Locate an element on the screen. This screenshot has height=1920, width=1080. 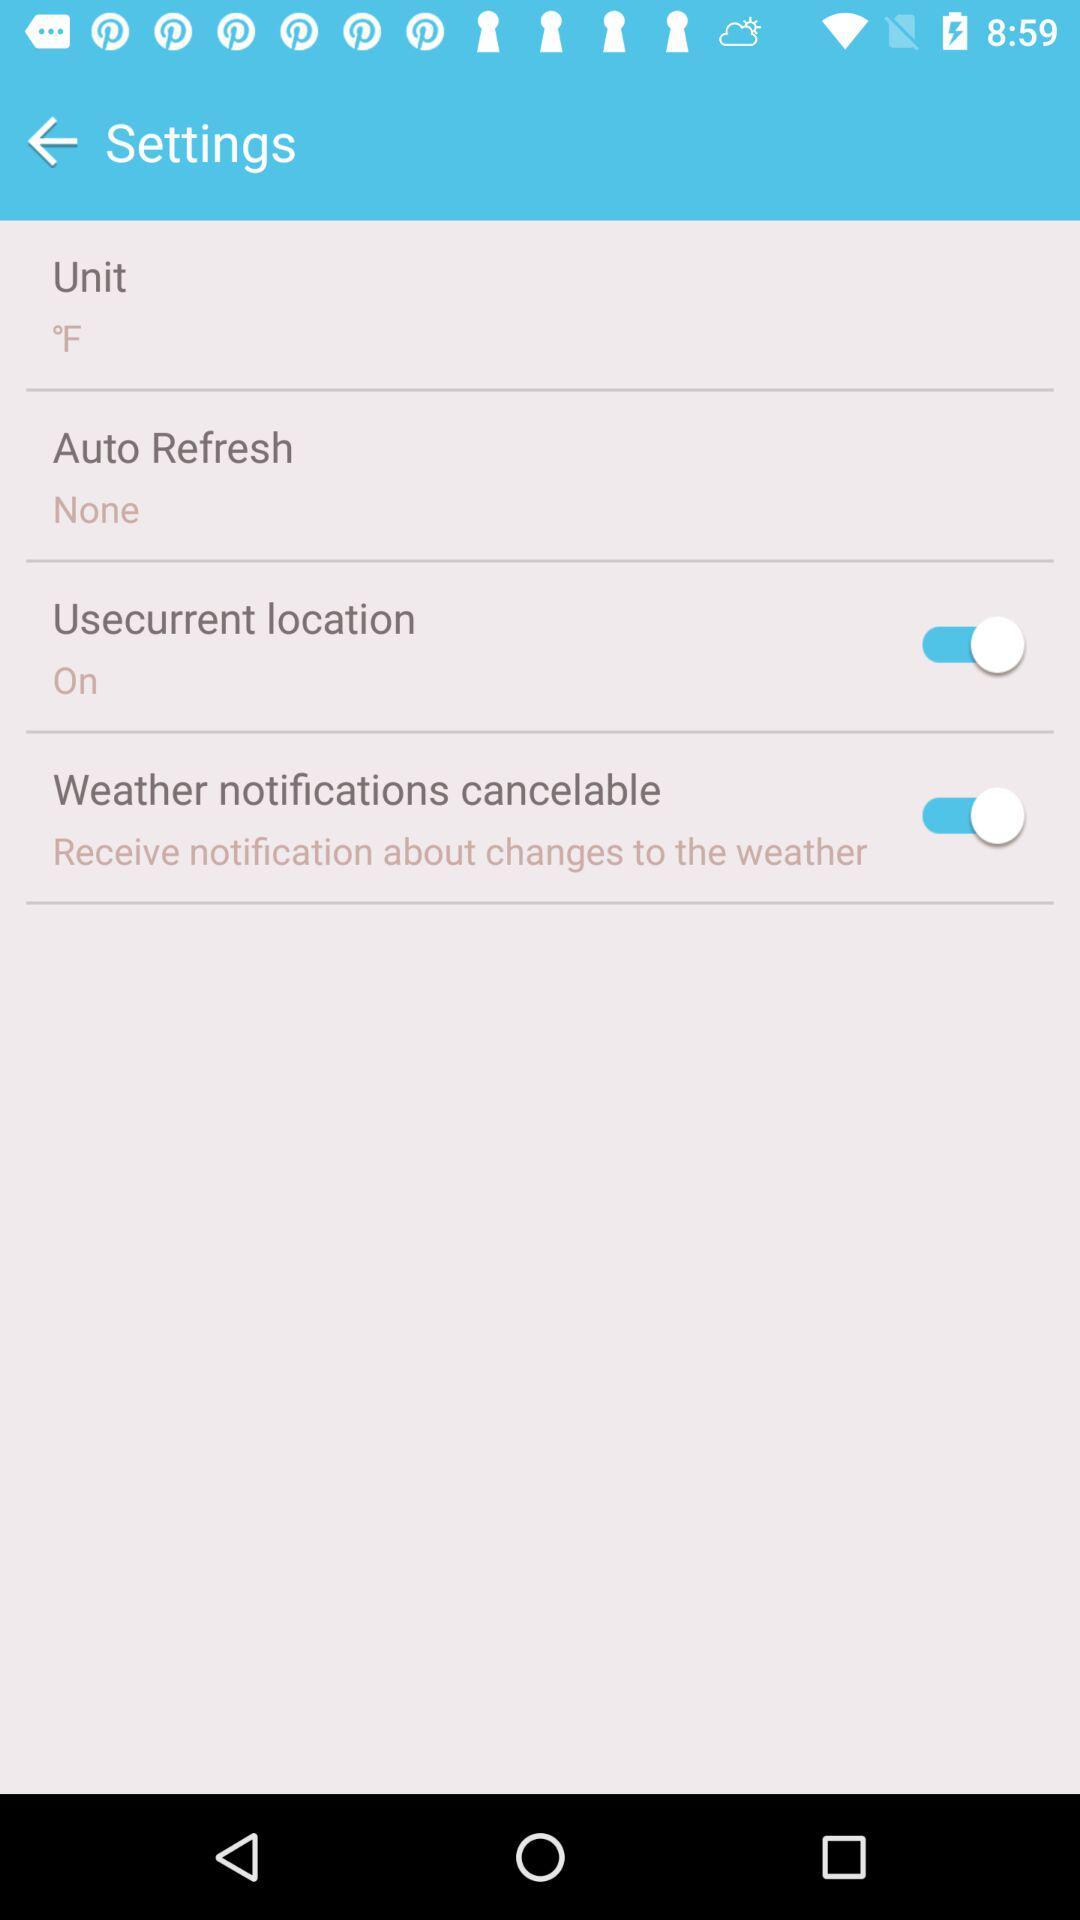
the icon next to usecurrent location icon is located at coordinates (974, 648).